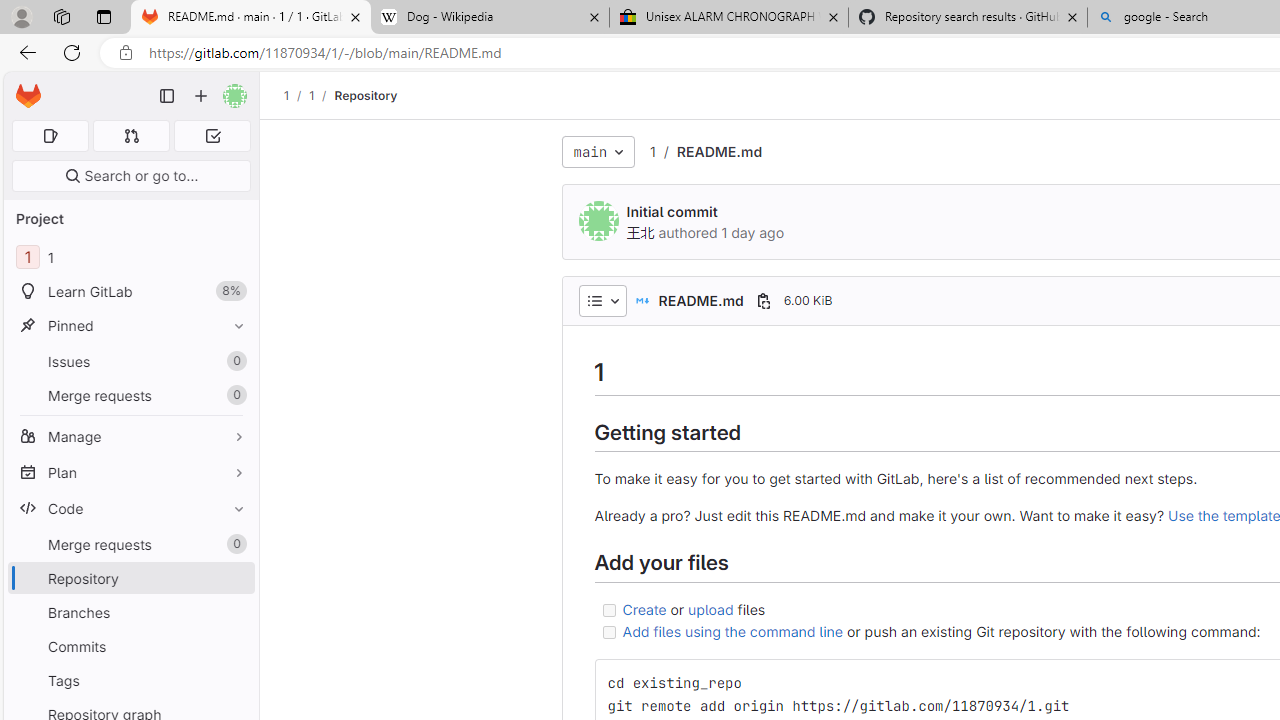  What do you see at coordinates (607, 632) in the screenshot?
I see `'Class: task-list-item-checkbox'` at bounding box center [607, 632].